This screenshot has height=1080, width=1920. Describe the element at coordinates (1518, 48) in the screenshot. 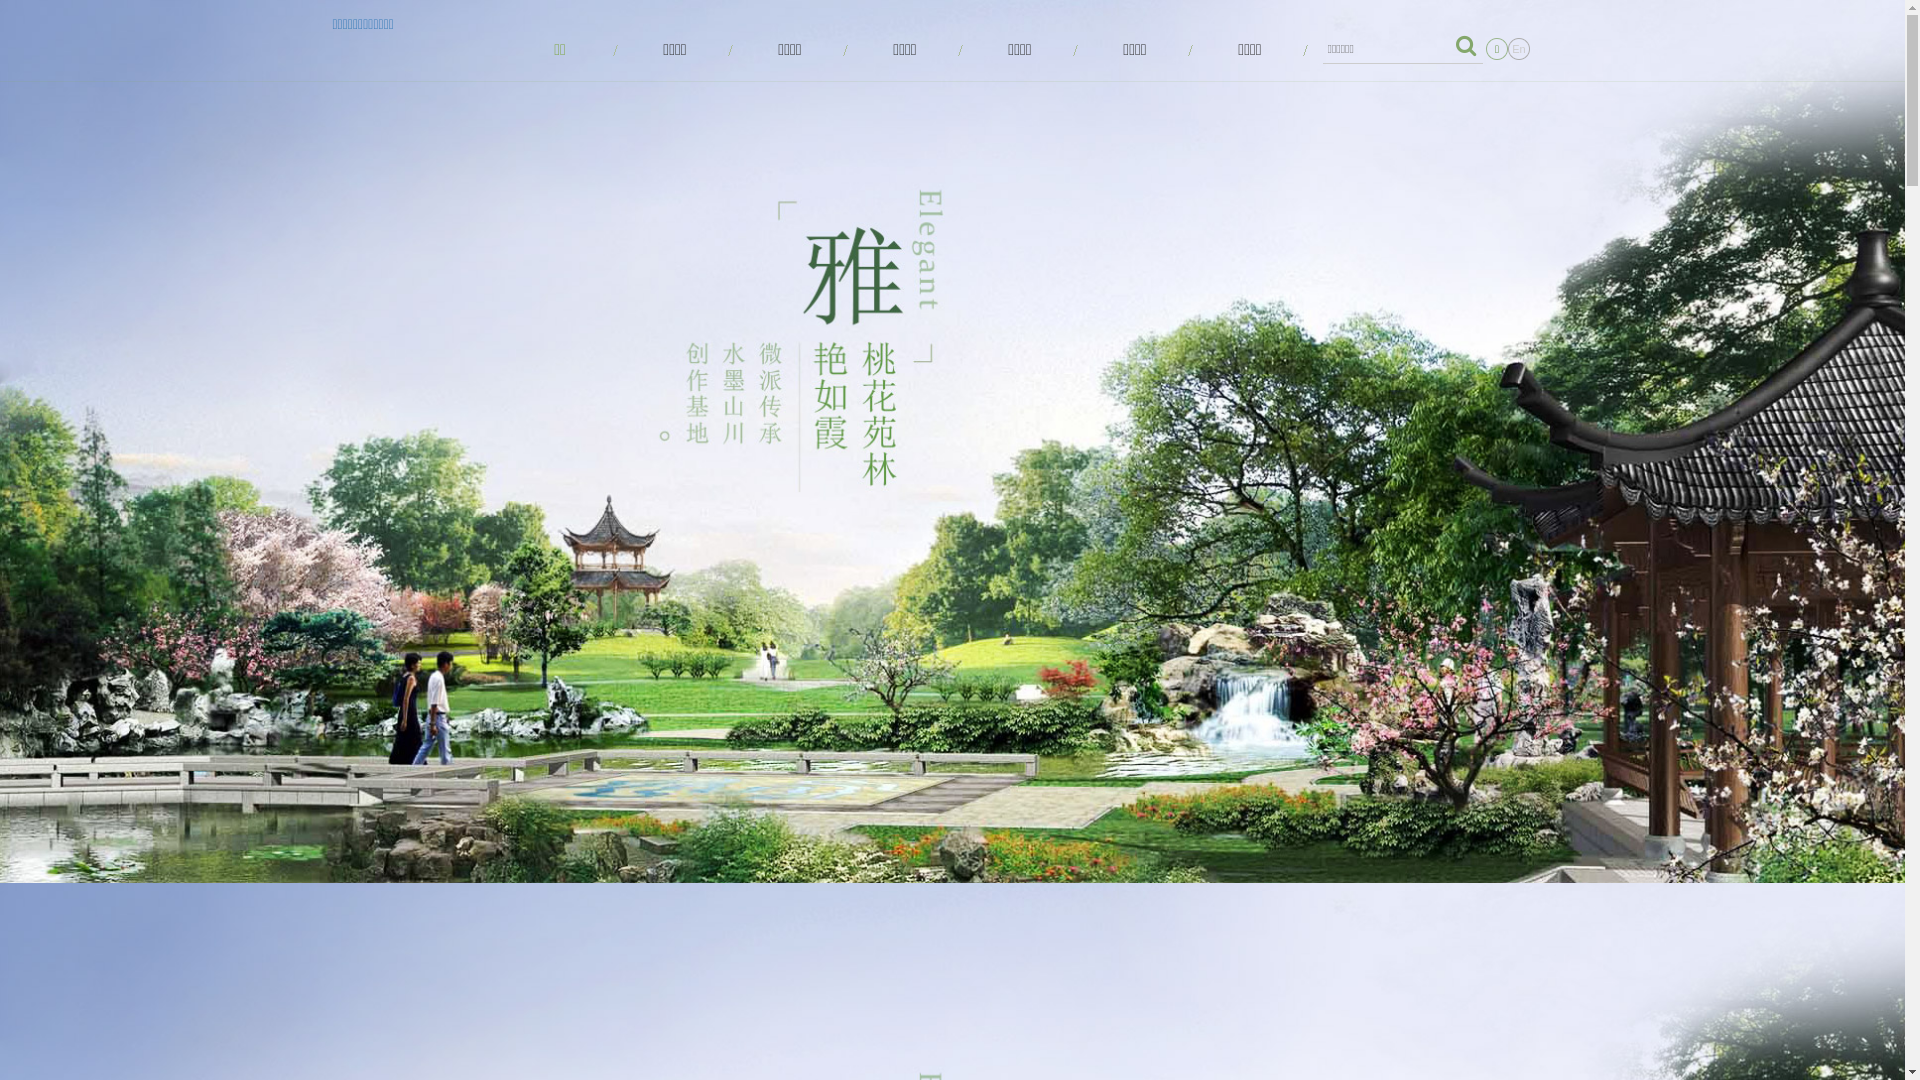

I see `'En'` at that location.